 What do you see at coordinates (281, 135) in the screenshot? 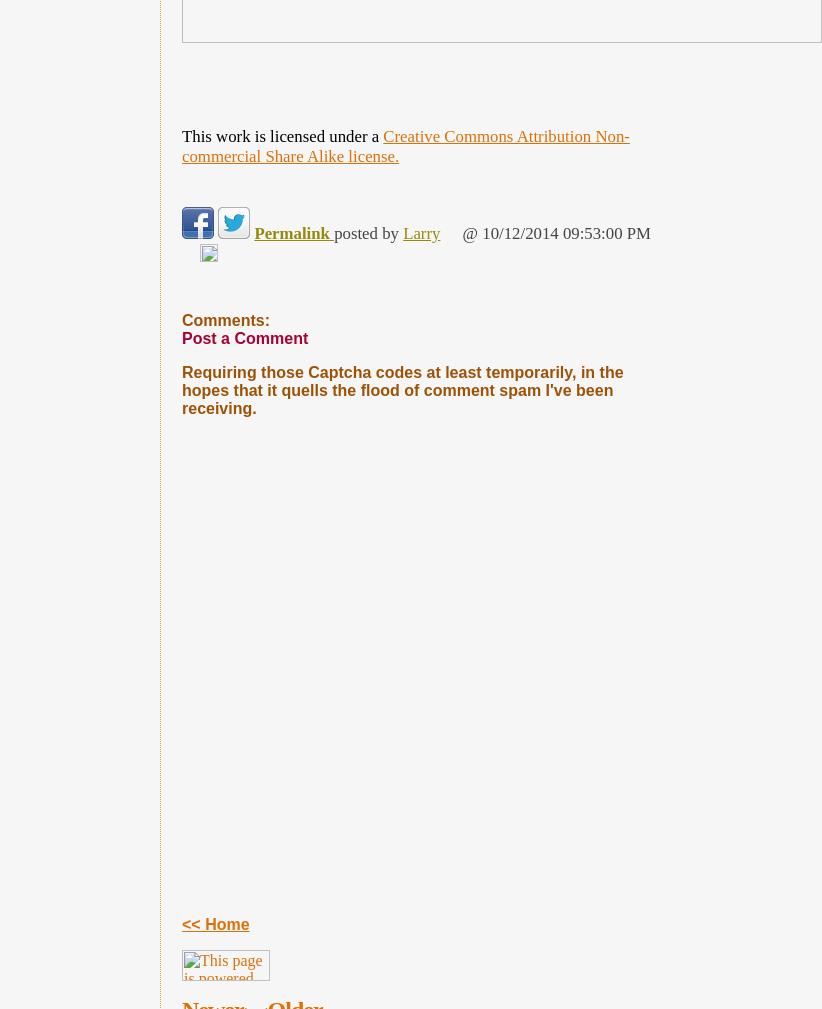
I see `'This work is licensed under a'` at bounding box center [281, 135].